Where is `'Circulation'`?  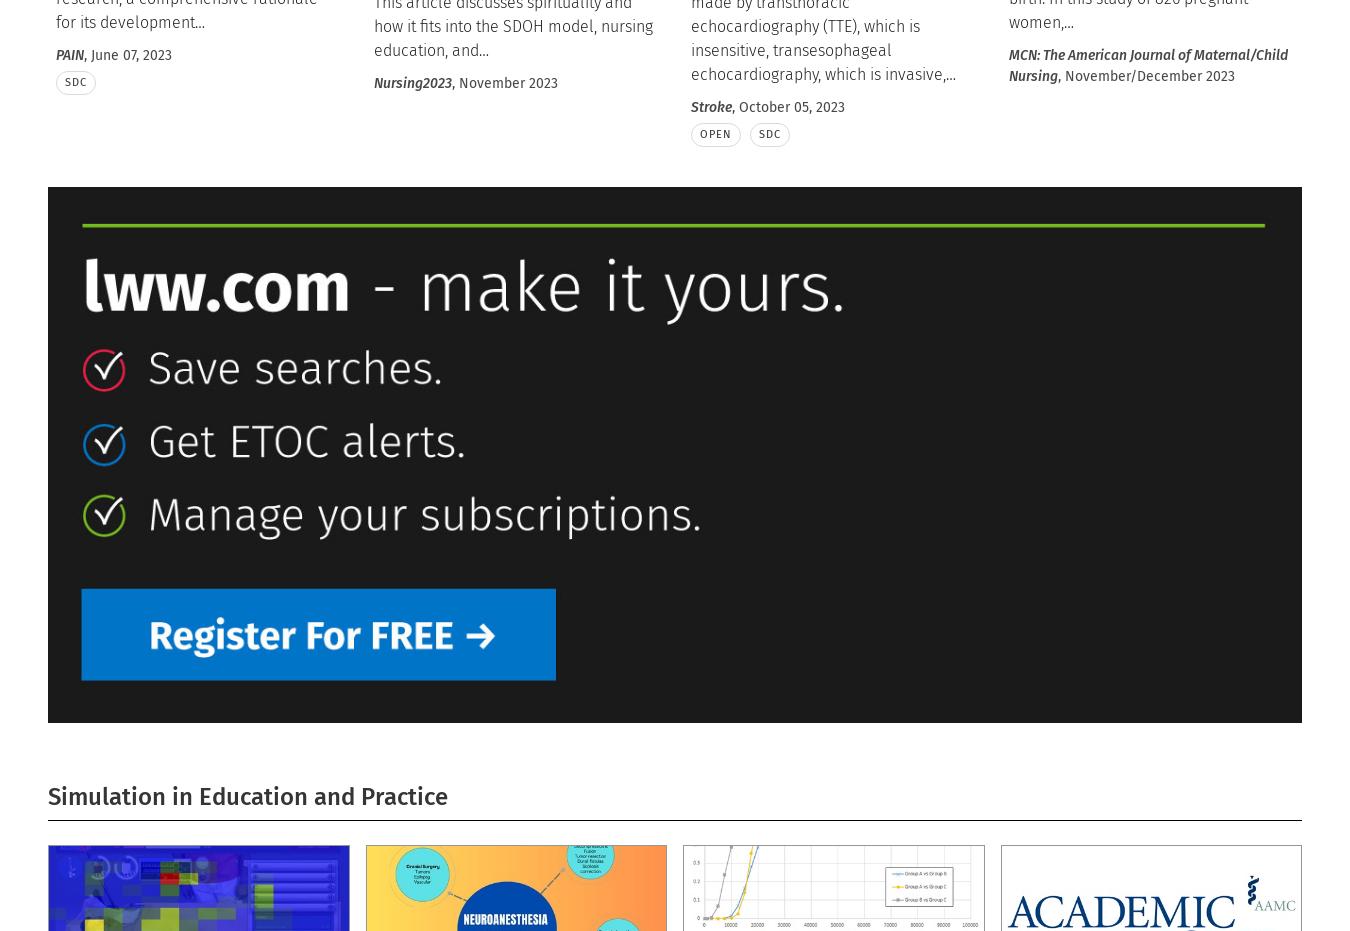
'Circulation' is located at coordinates (81, 195).